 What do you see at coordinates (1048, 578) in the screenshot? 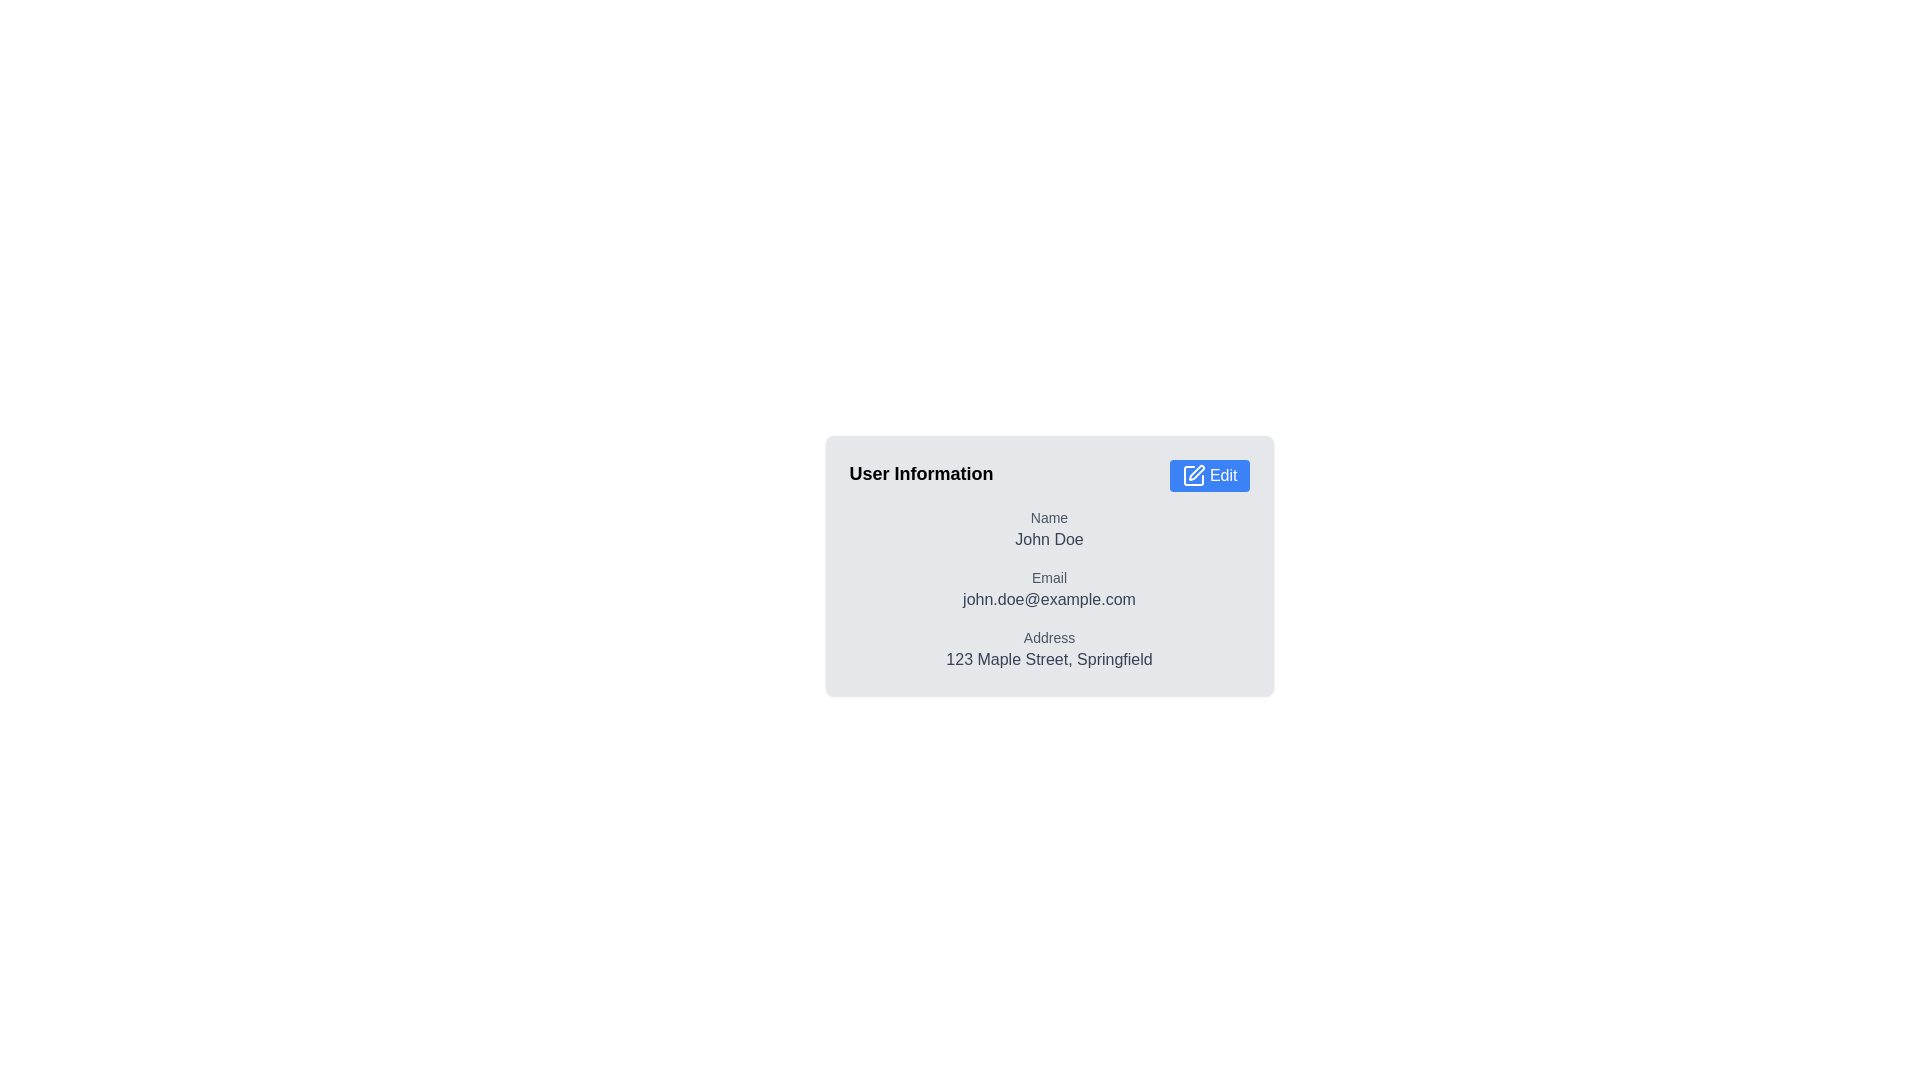
I see `the 'Email' text label which is displayed in a small gray font, centrally located within the 'User Information' panel above the email address text` at bounding box center [1048, 578].